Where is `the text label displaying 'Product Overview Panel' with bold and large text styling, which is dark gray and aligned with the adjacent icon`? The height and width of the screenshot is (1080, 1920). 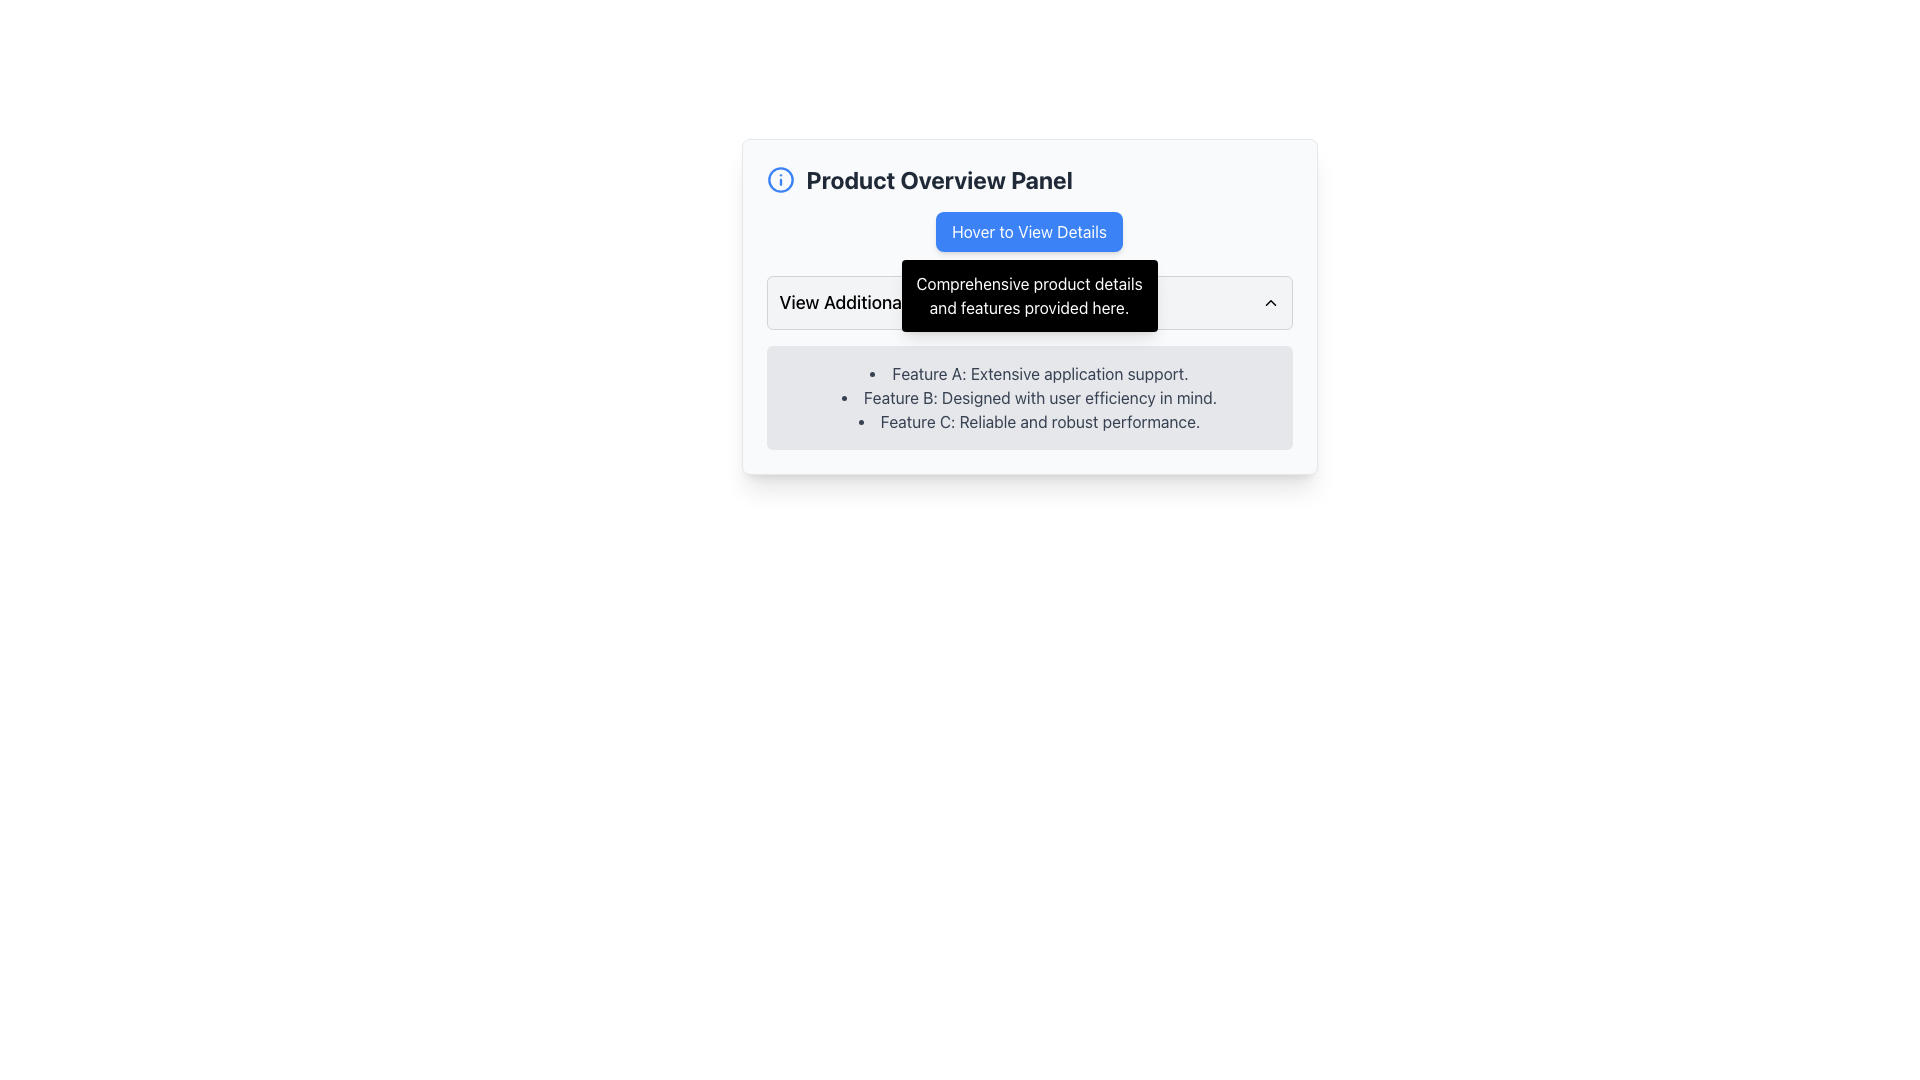
the text label displaying 'Product Overview Panel' with bold and large text styling, which is dark gray and aligned with the adjacent icon is located at coordinates (938, 180).